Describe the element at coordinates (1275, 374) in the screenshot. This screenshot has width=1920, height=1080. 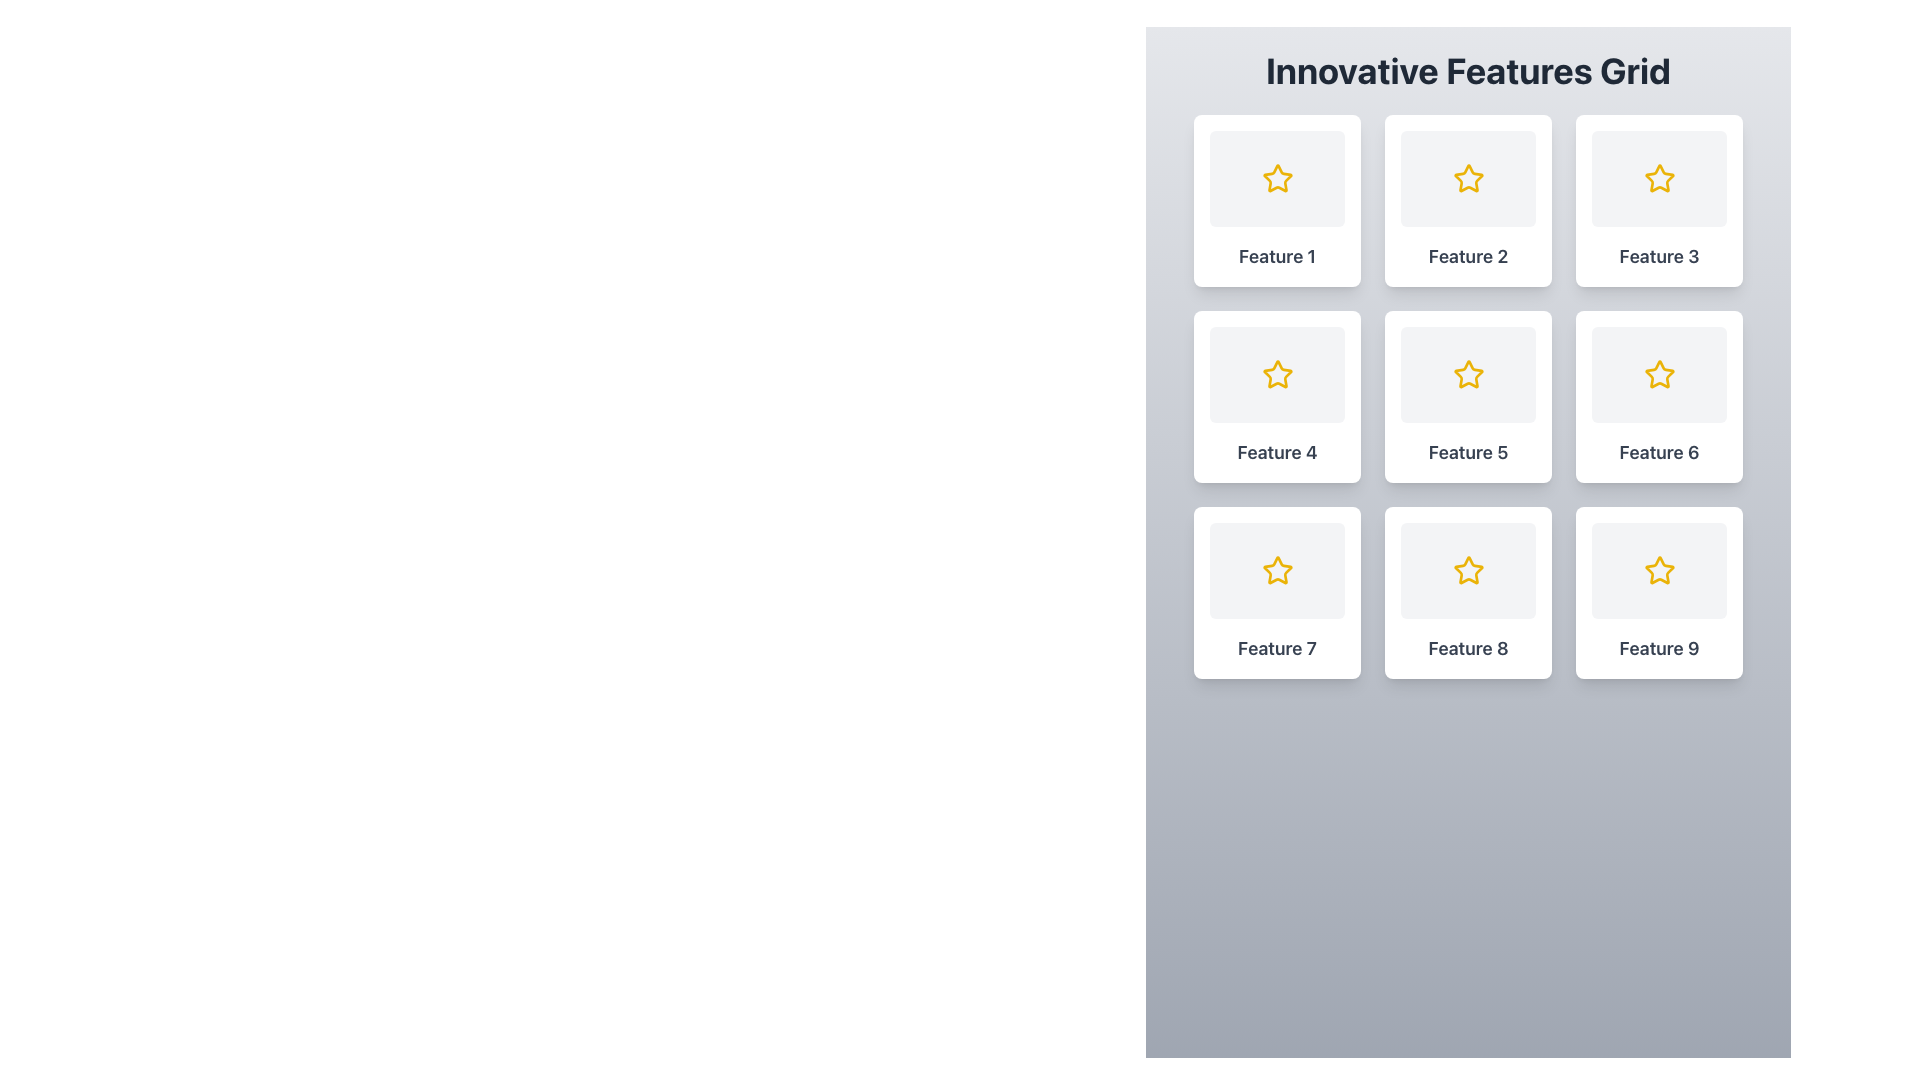
I see `the star-shaped graphic icon located` at that location.